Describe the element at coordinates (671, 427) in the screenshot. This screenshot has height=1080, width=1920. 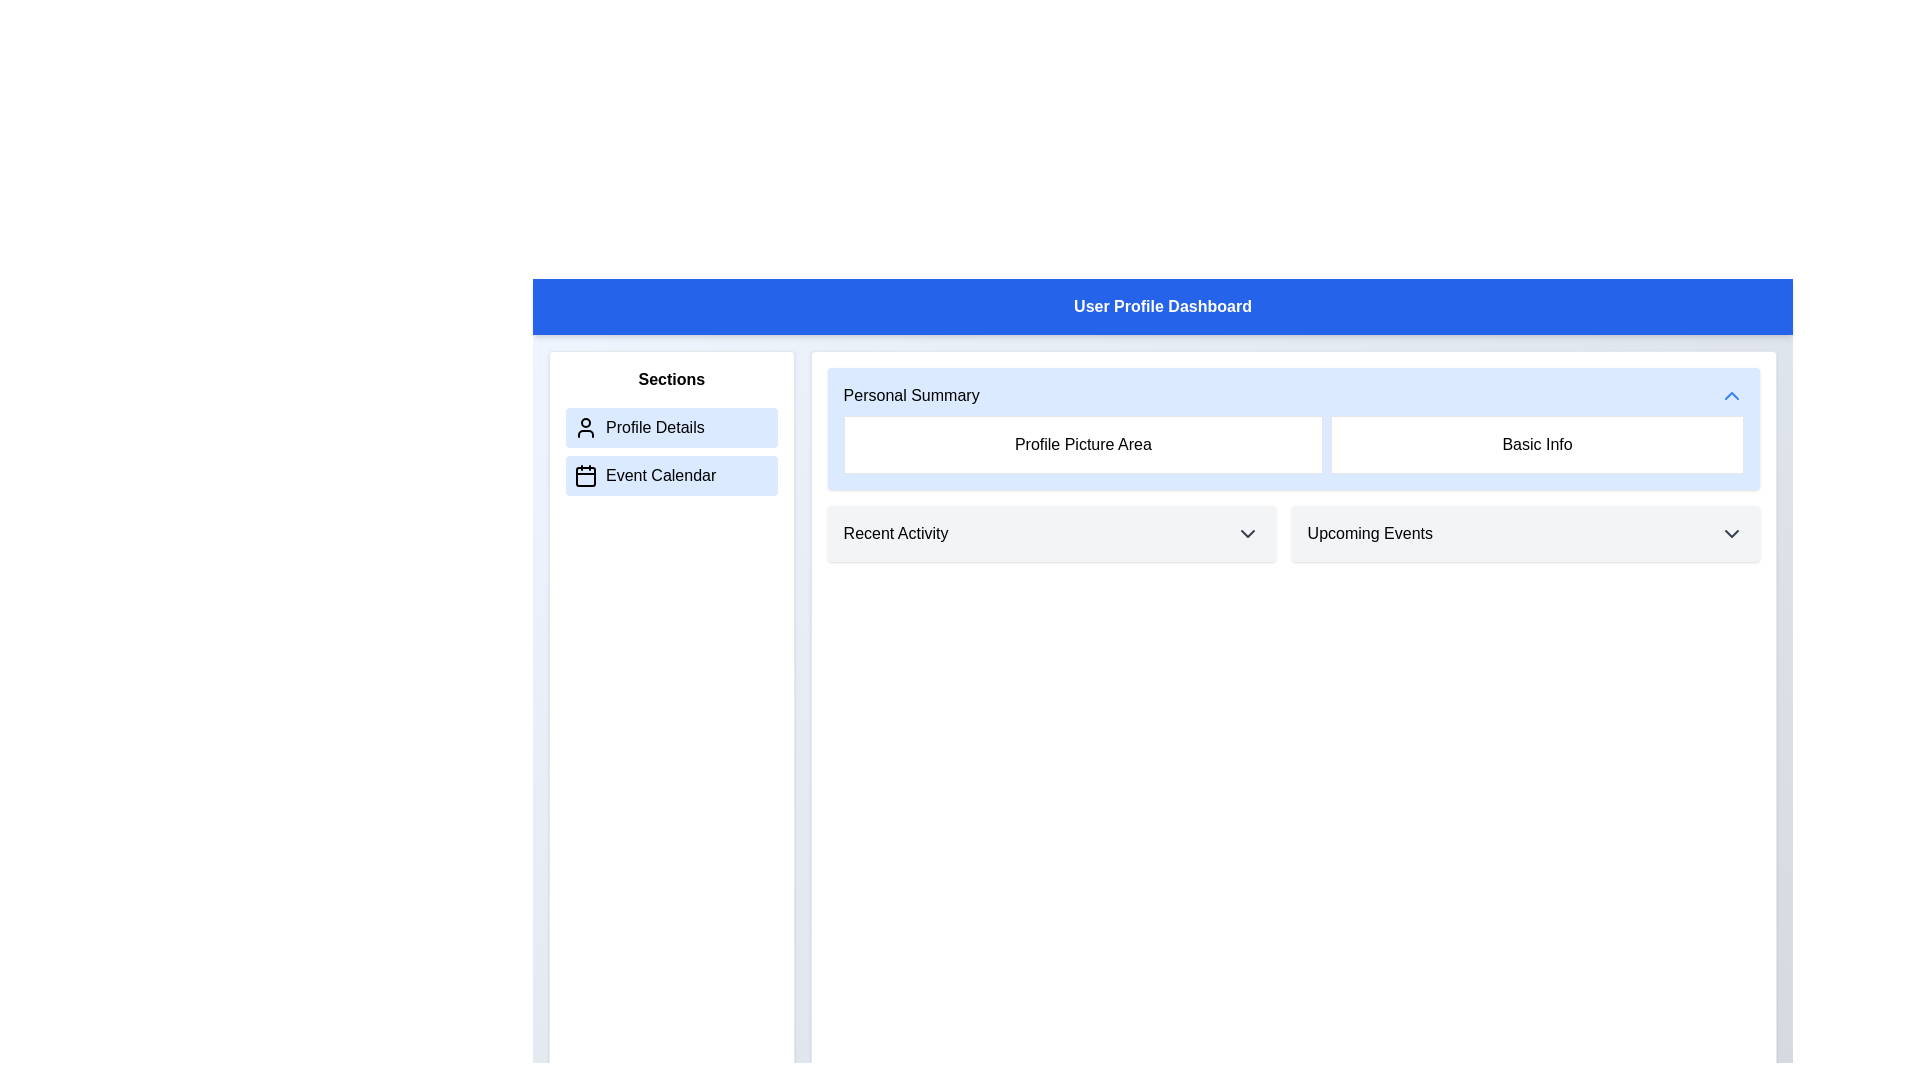
I see `the 'Profile Details' button-like component with a light blue background and user profile icon` at that location.